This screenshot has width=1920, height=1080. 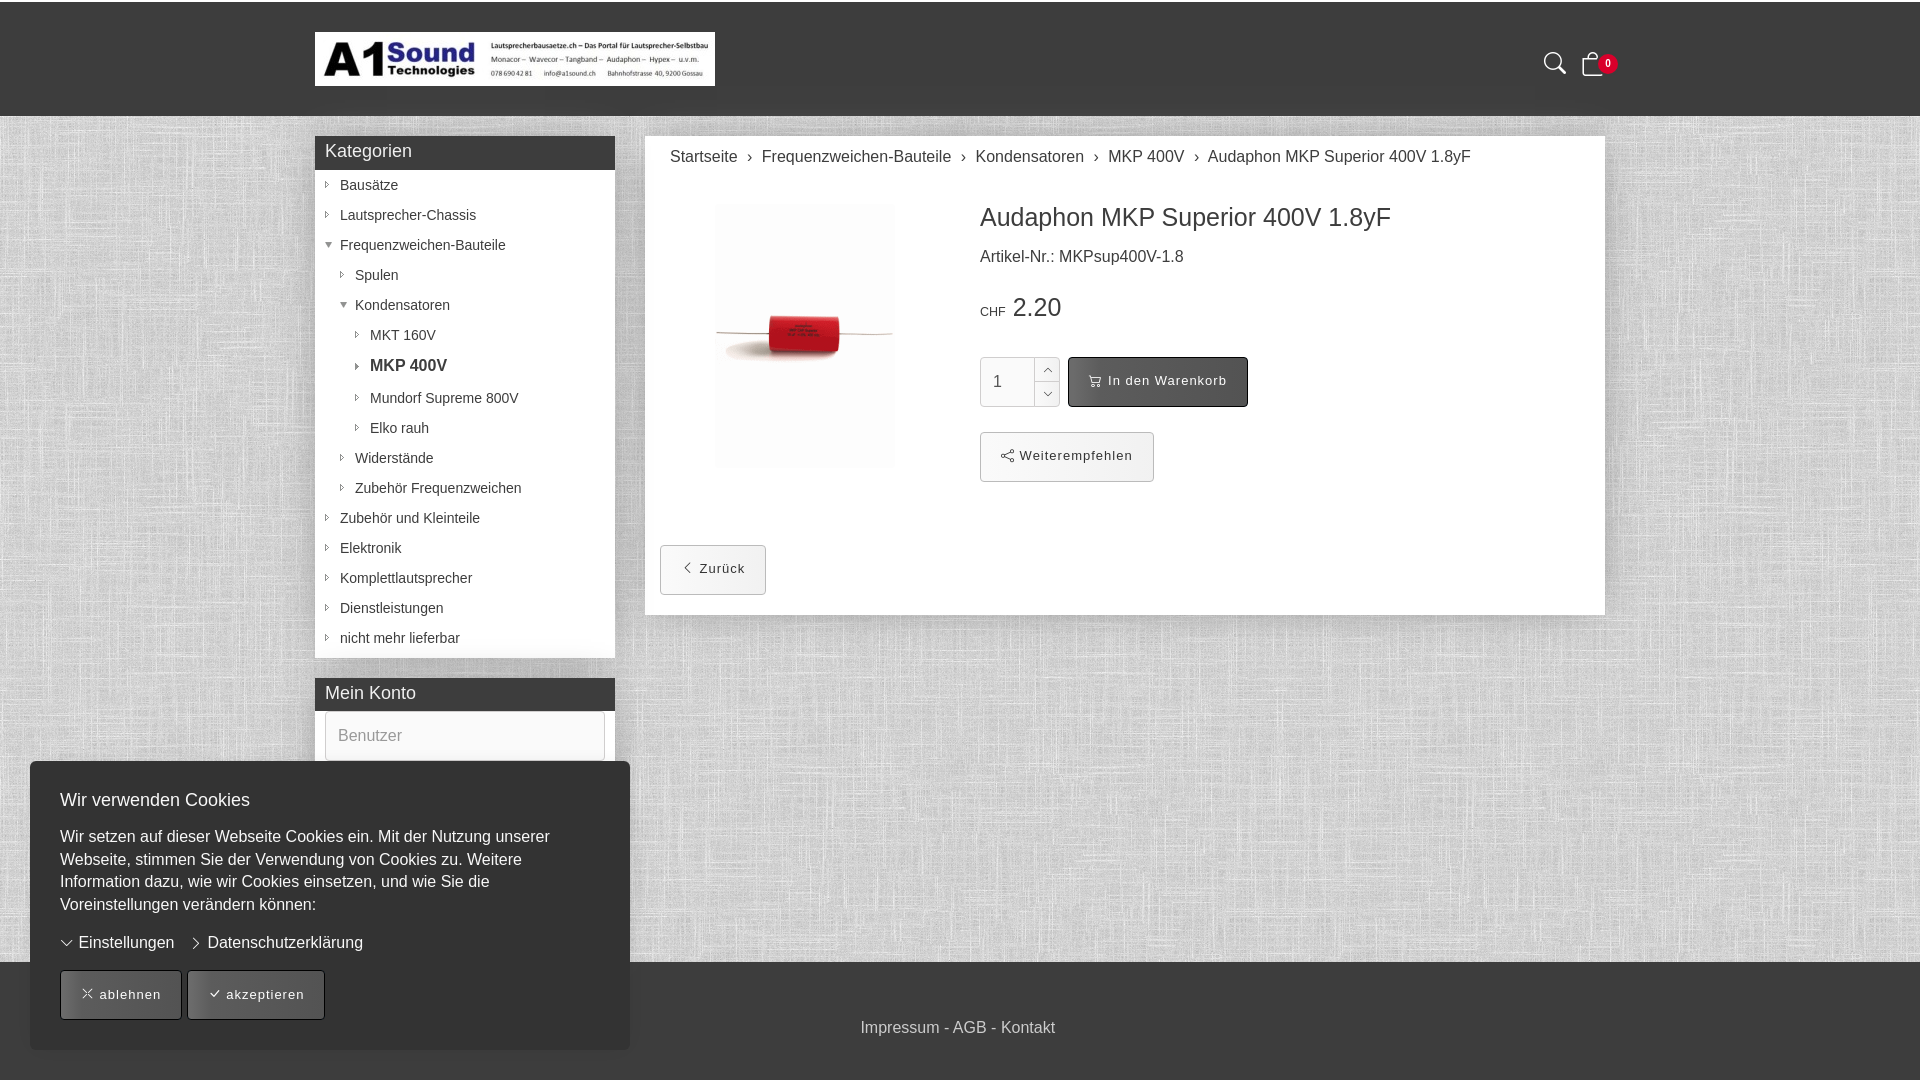 What do you see at coordinates (1157, 381) in the screenshot?
I see `'In den Warenkorb'` at bounding box center [1157, 381].